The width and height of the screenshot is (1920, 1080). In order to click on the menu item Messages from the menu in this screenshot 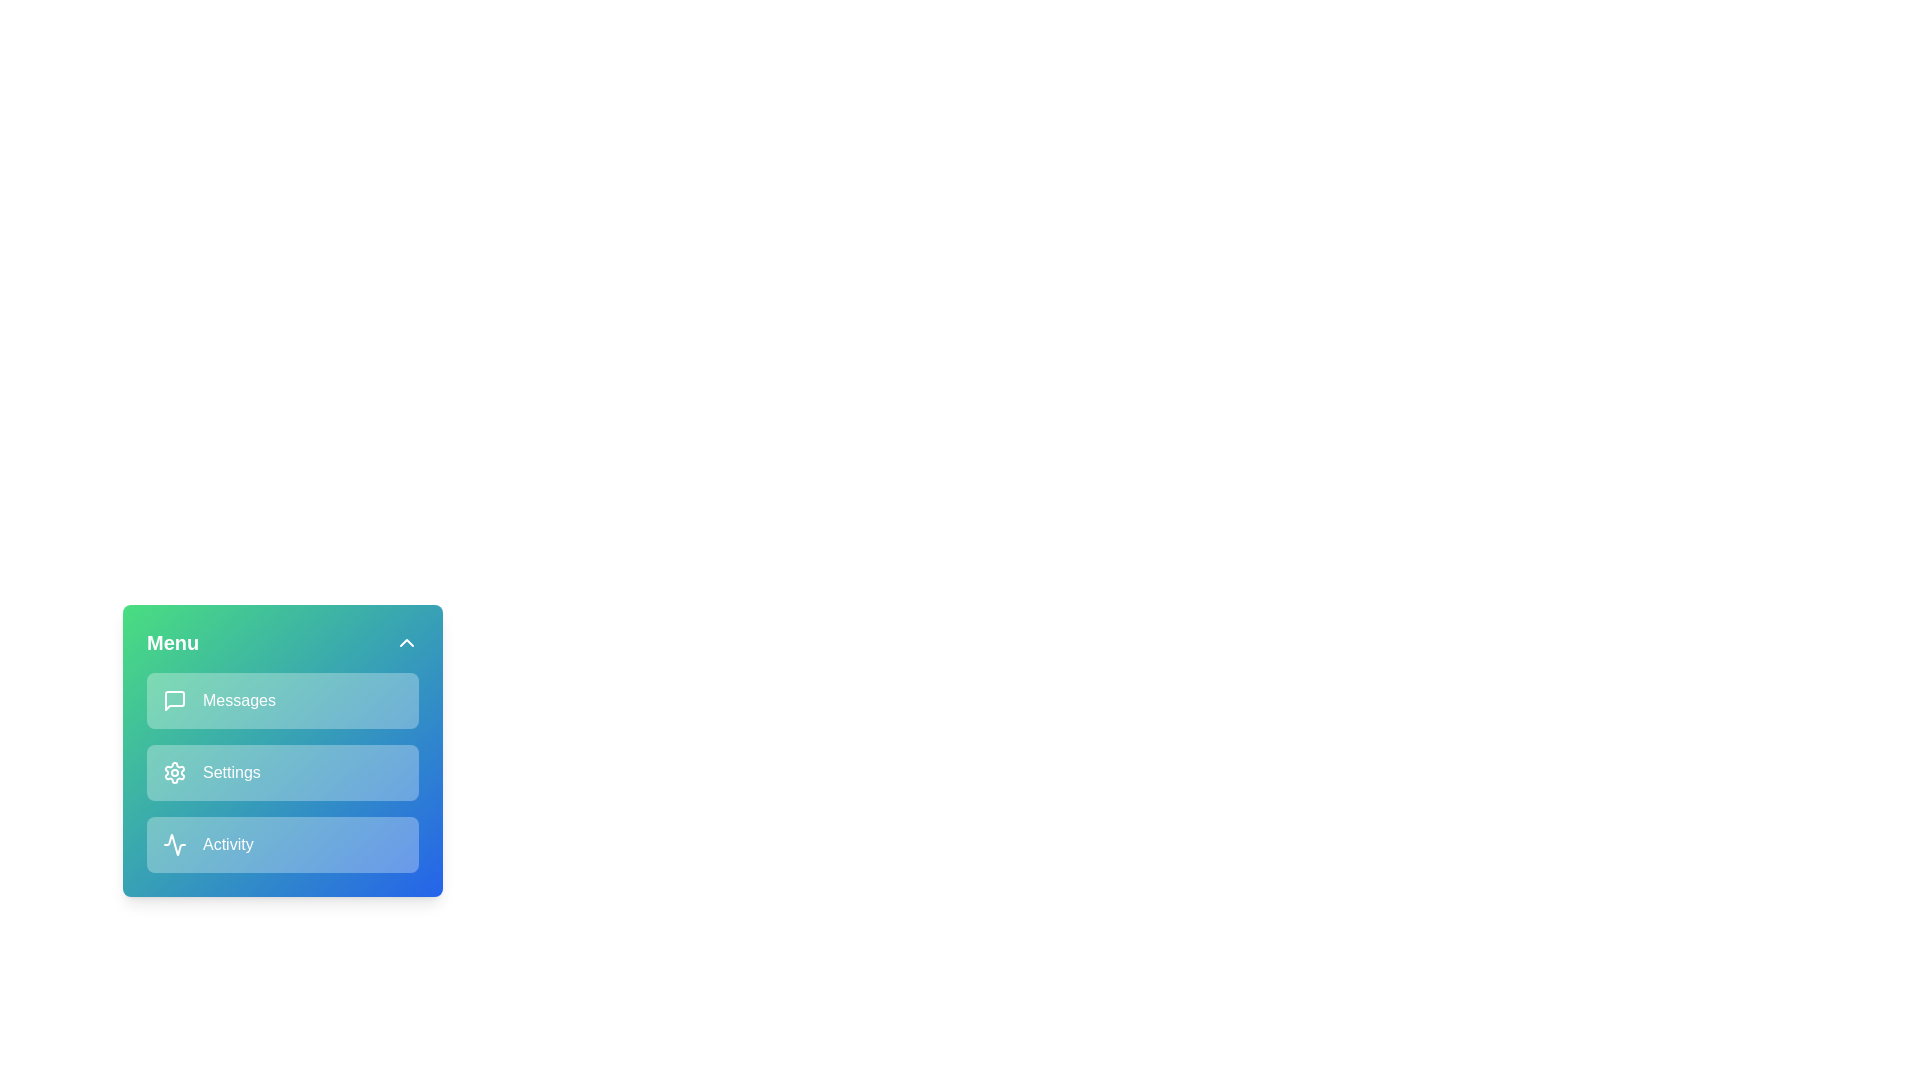, I will do `click(282, 700)`.